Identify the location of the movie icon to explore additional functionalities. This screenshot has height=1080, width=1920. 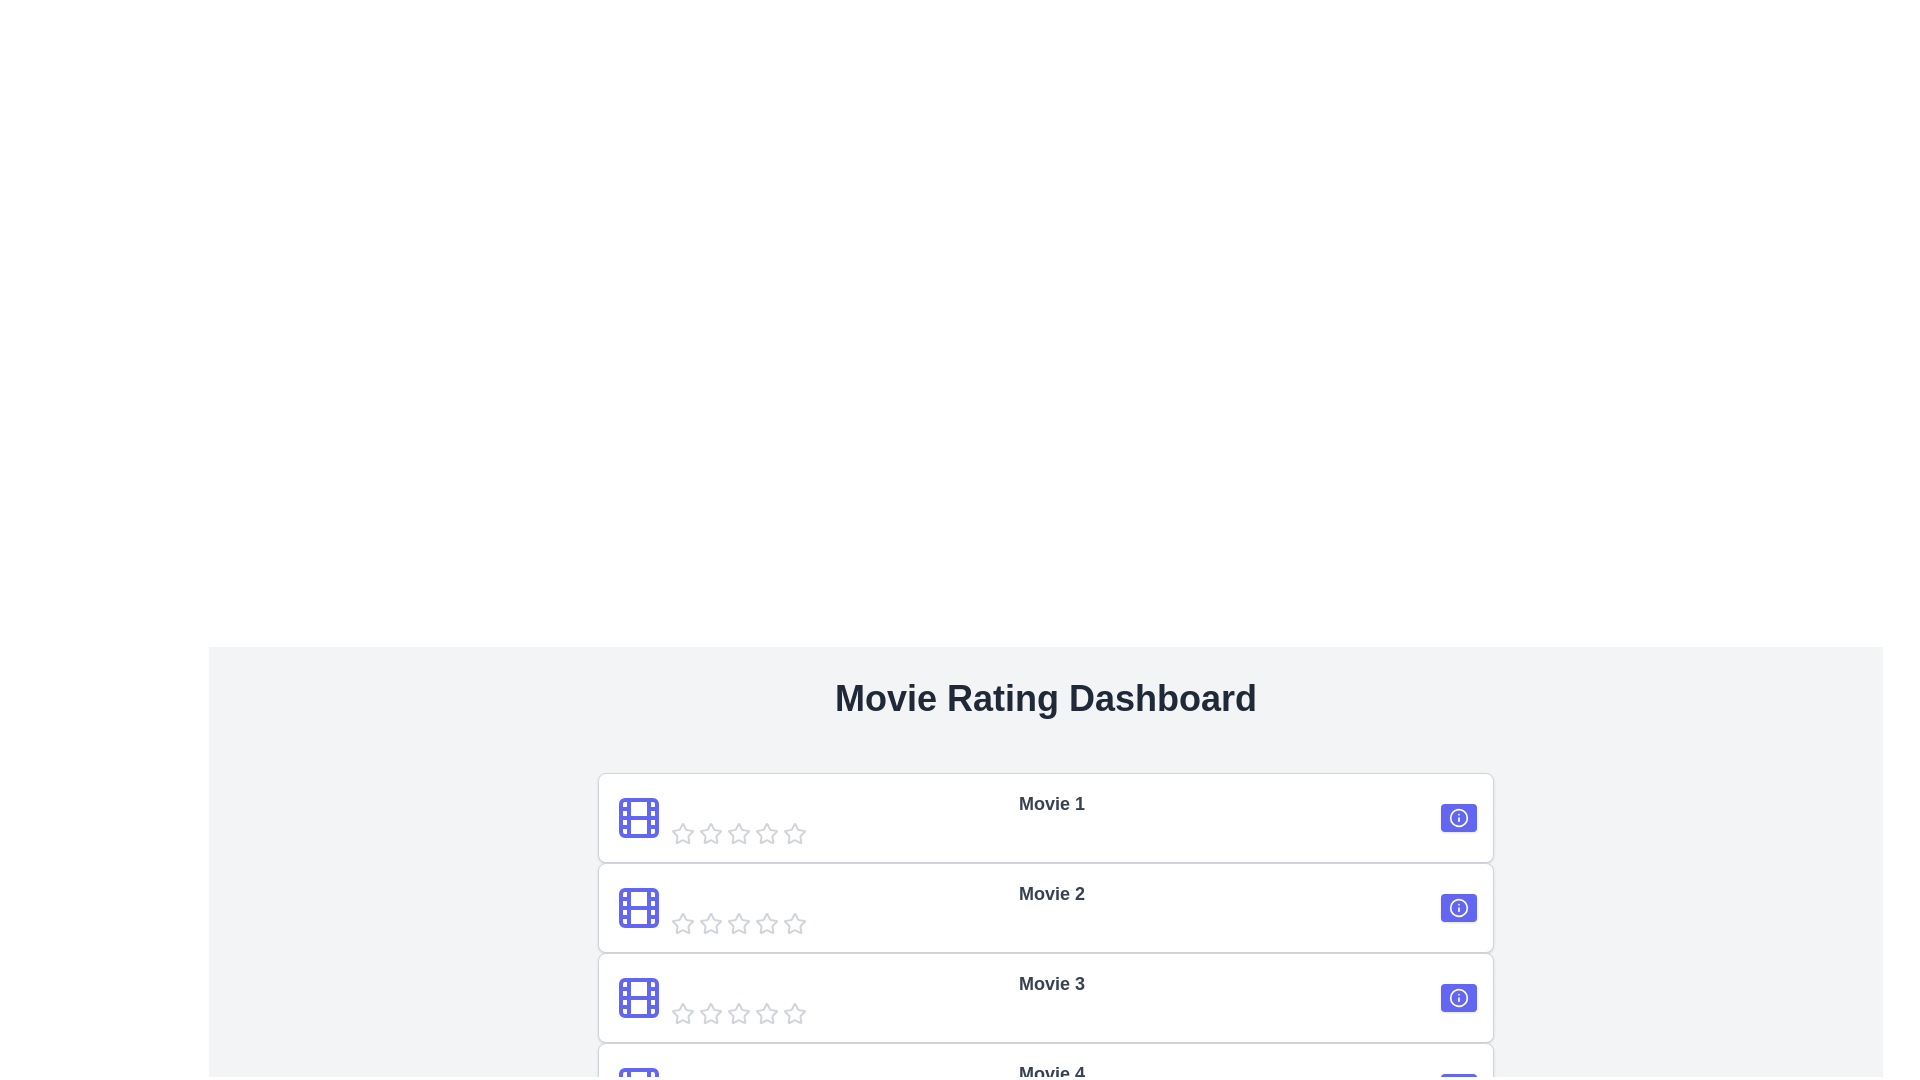
(637, 817).